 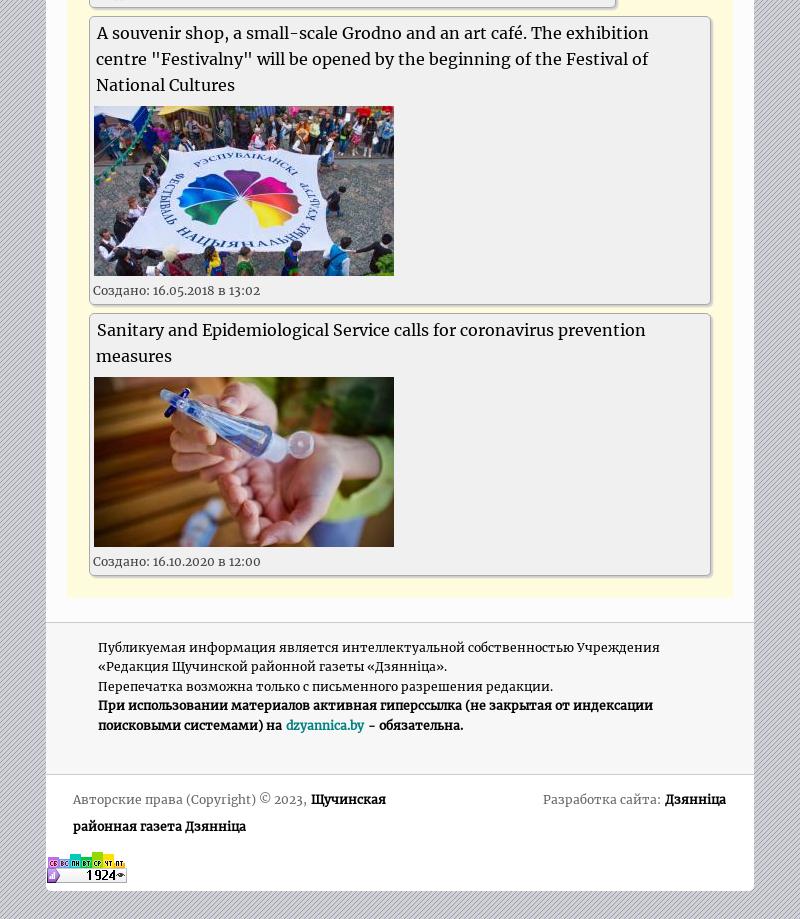 What do you see at coordinates (603, 799) in the screenshot?
I see `'Разработка сайта:'` at bounding box center [603, 799].